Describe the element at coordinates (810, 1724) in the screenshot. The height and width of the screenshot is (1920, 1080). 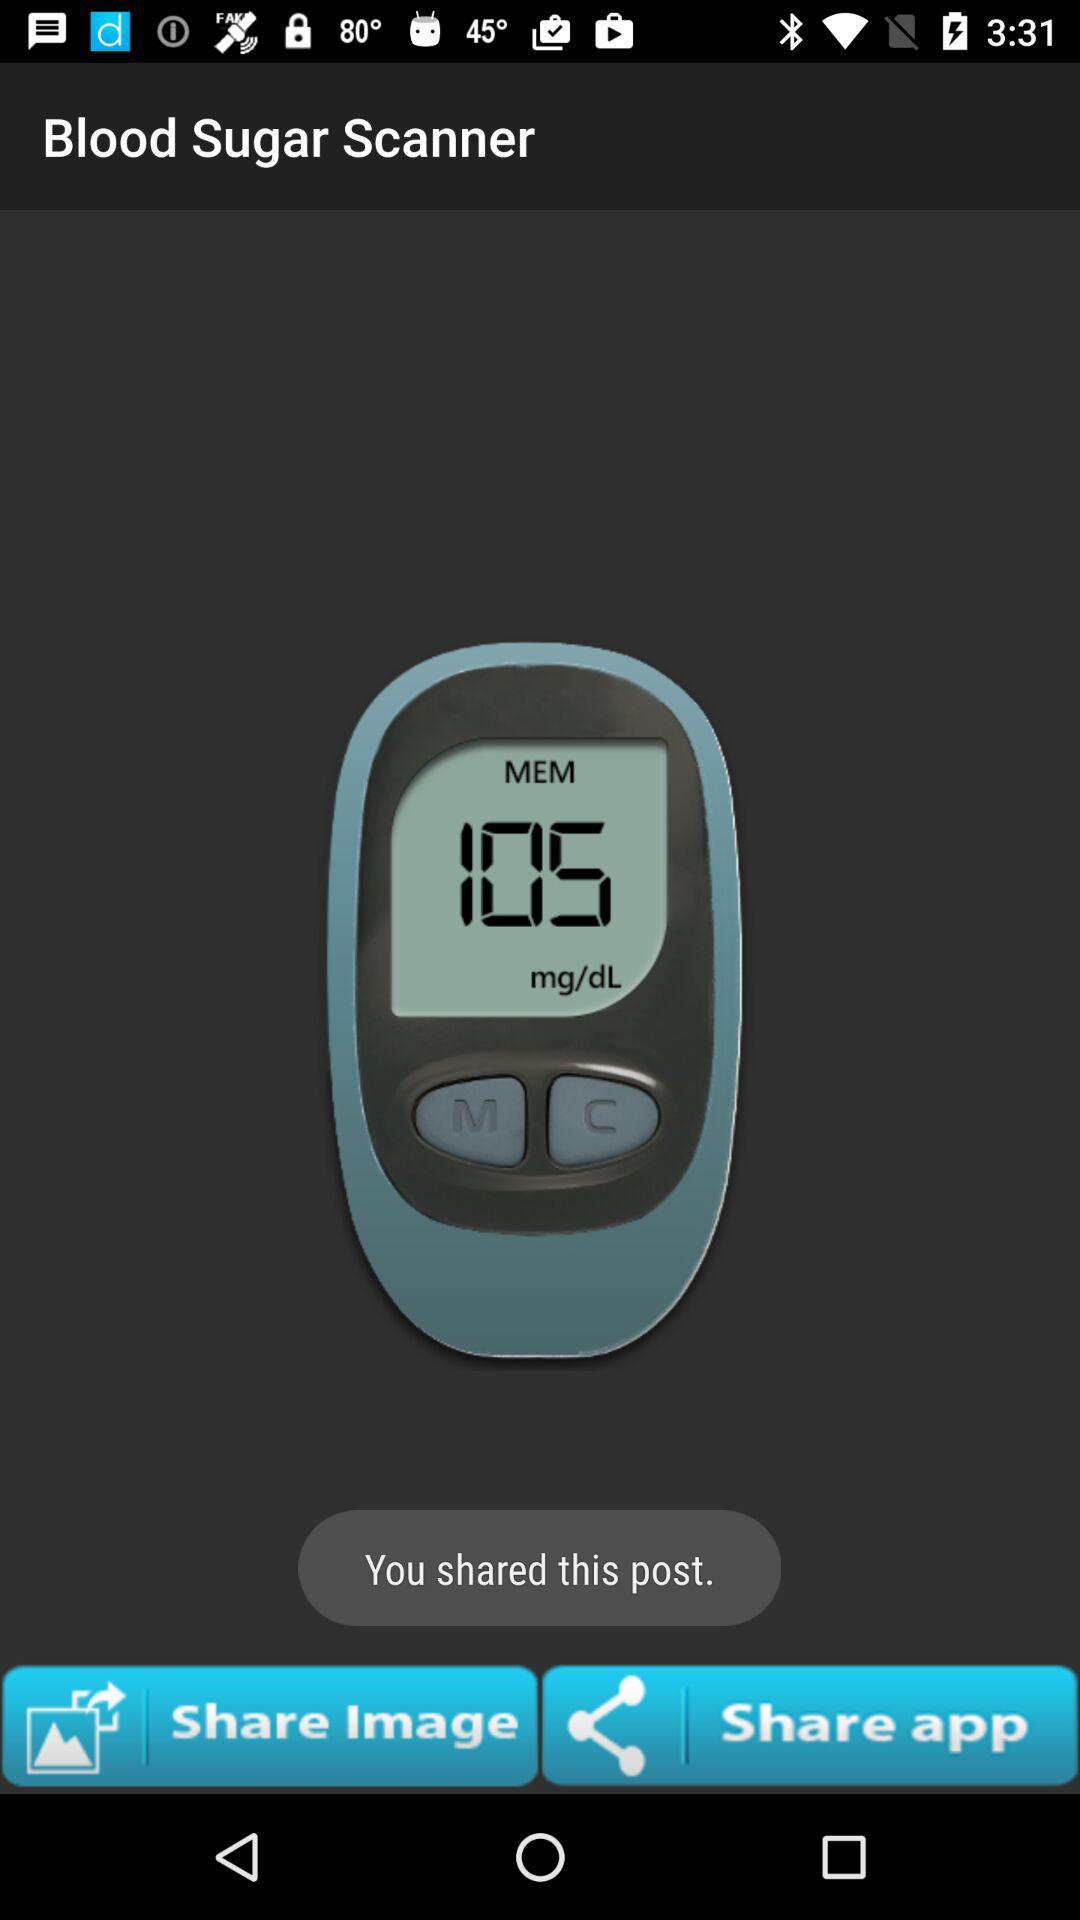
I see `share the app` at that location.